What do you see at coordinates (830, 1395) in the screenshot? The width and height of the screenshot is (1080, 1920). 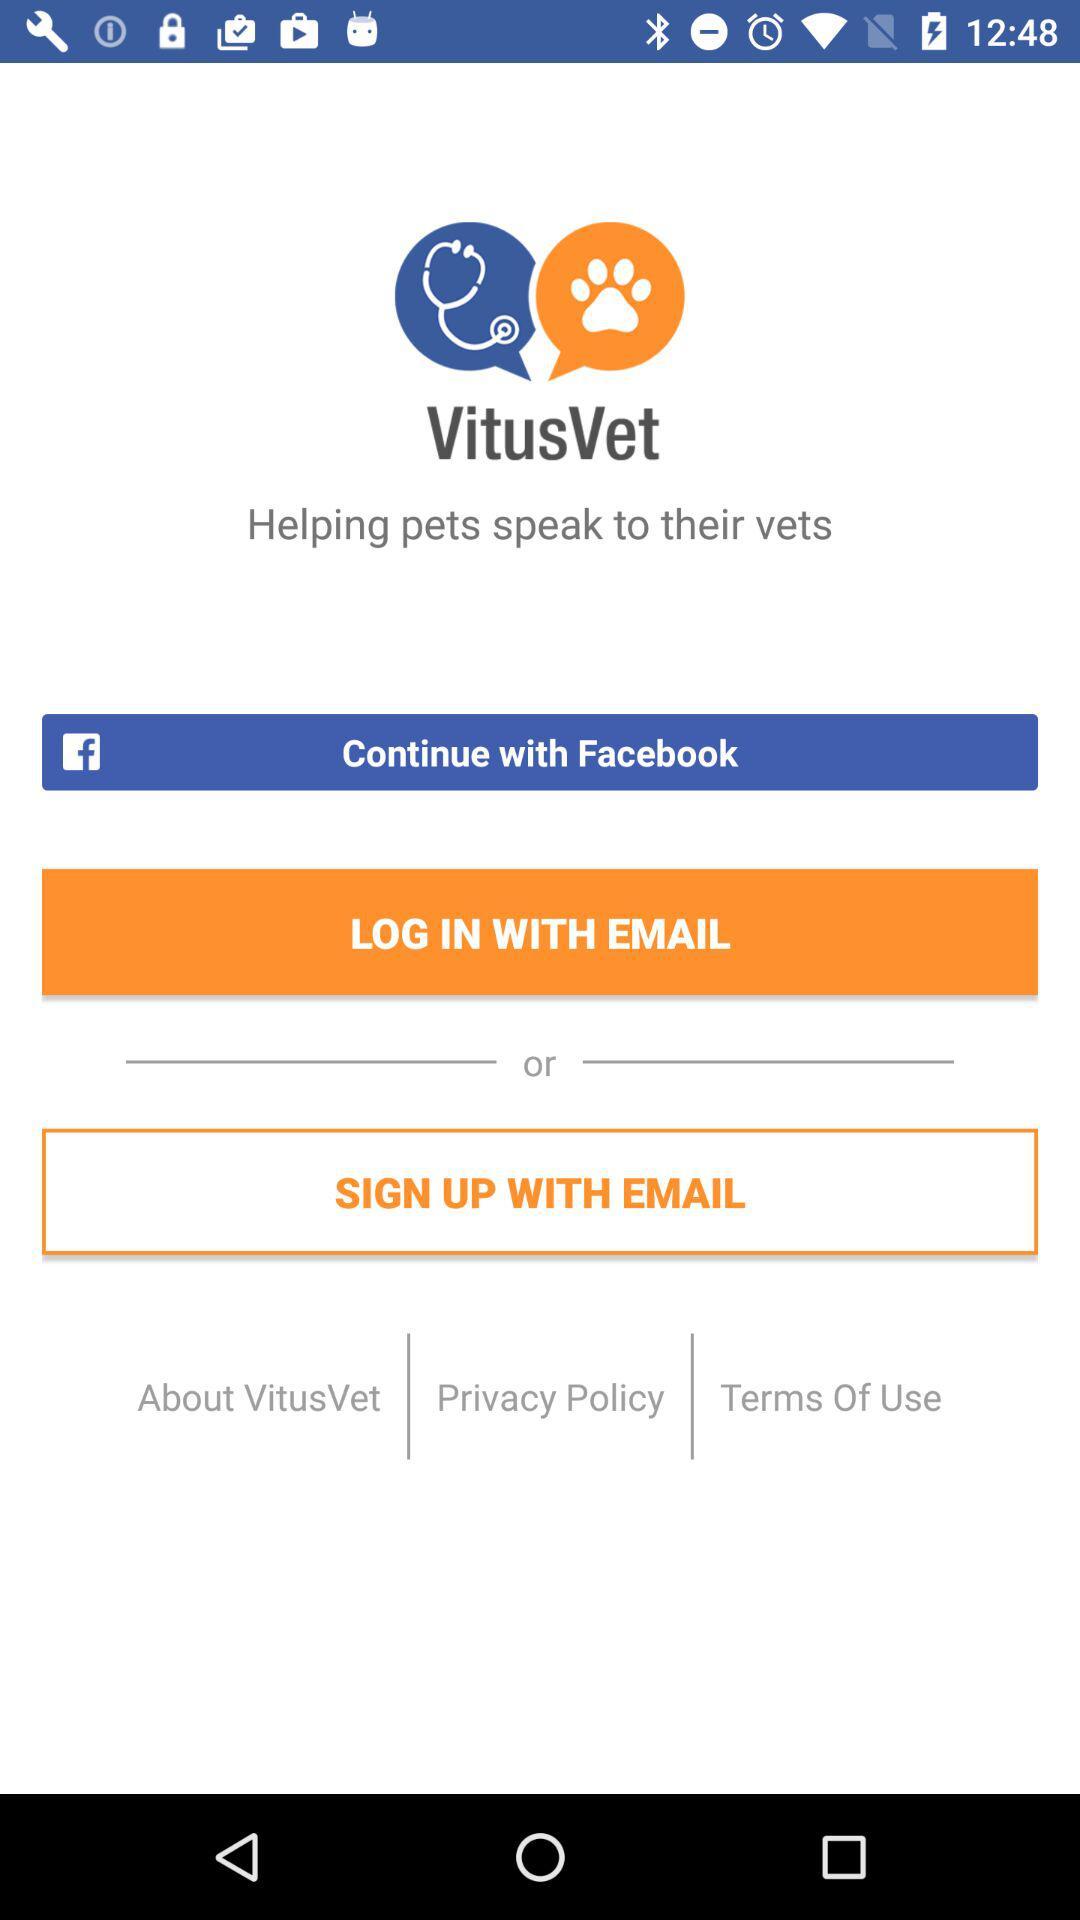 I see `the terms of use icon` at bounding box center [830, 1395].